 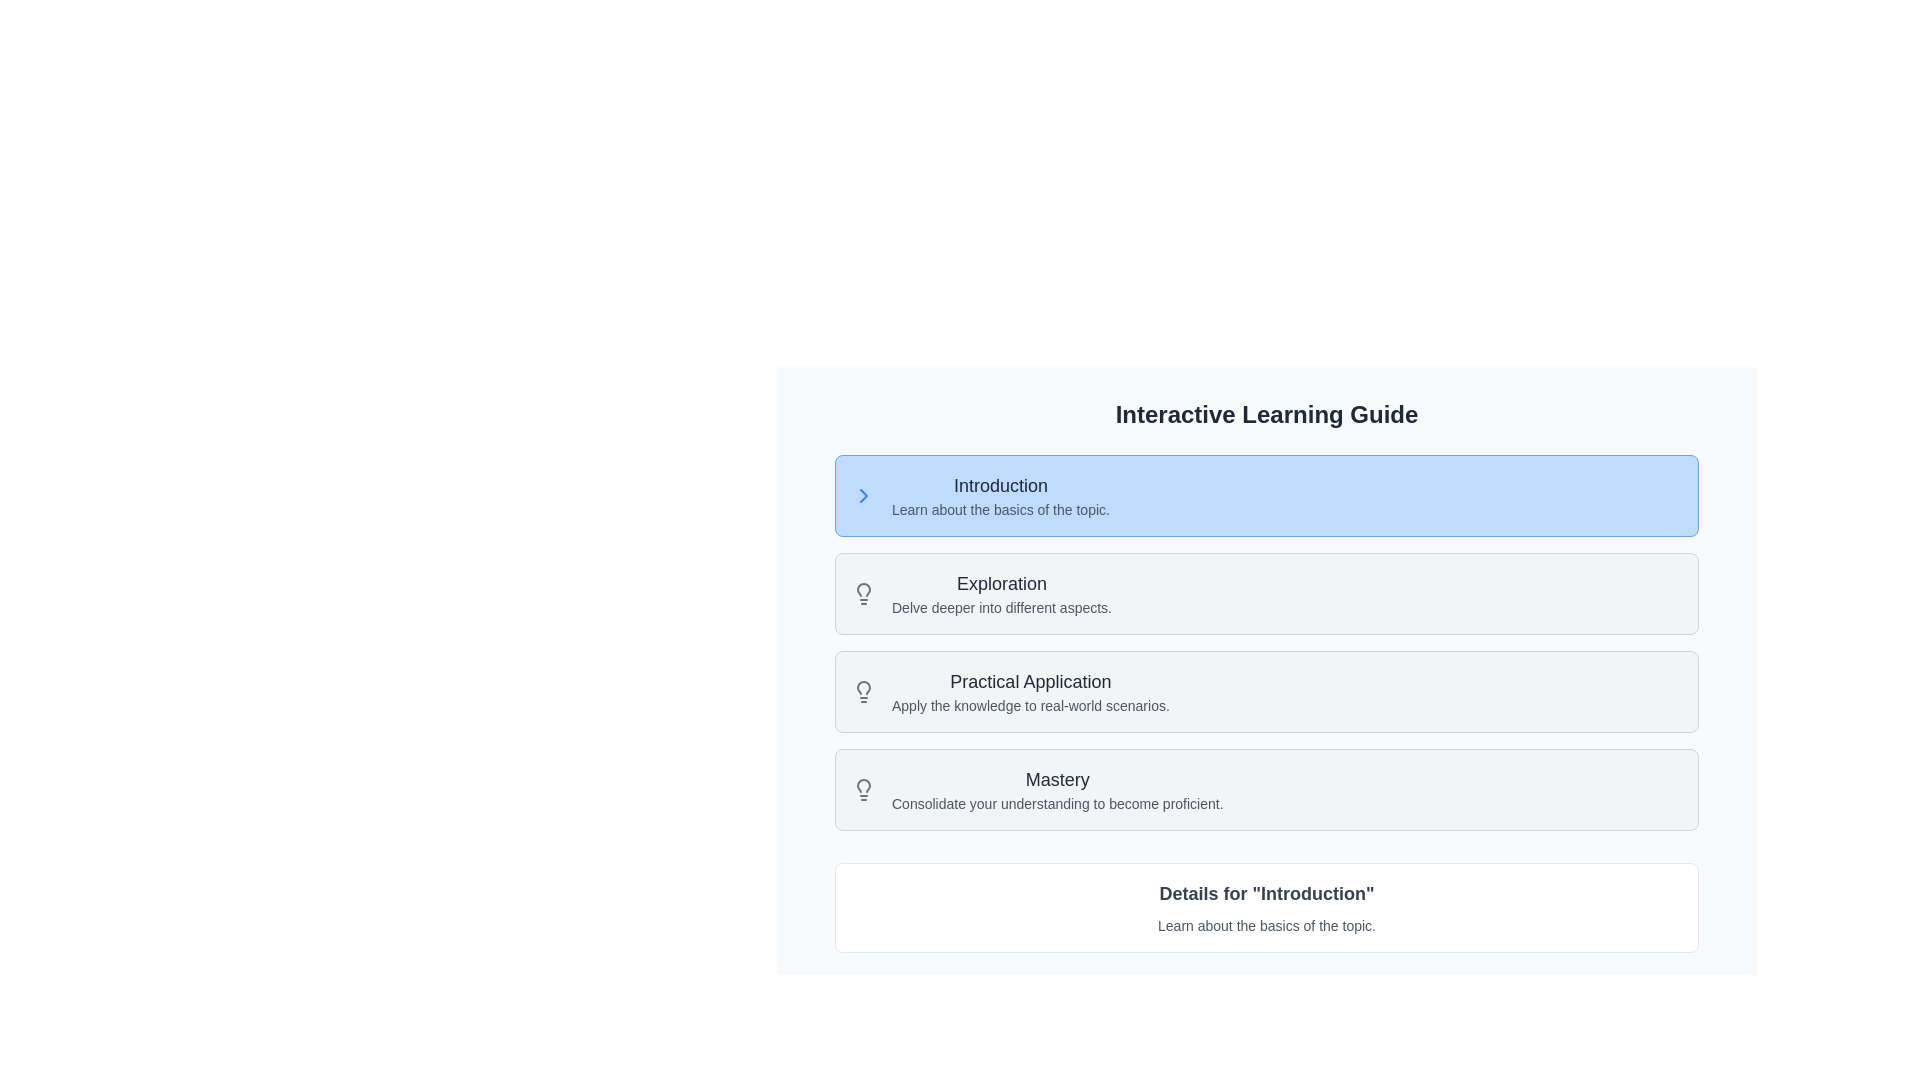 I want to click on the rightward arrow icon with a blue stroke color located in the 'Introduction' section of the 'Interactive Learning Guide' interface, so click(x=864, y=495).